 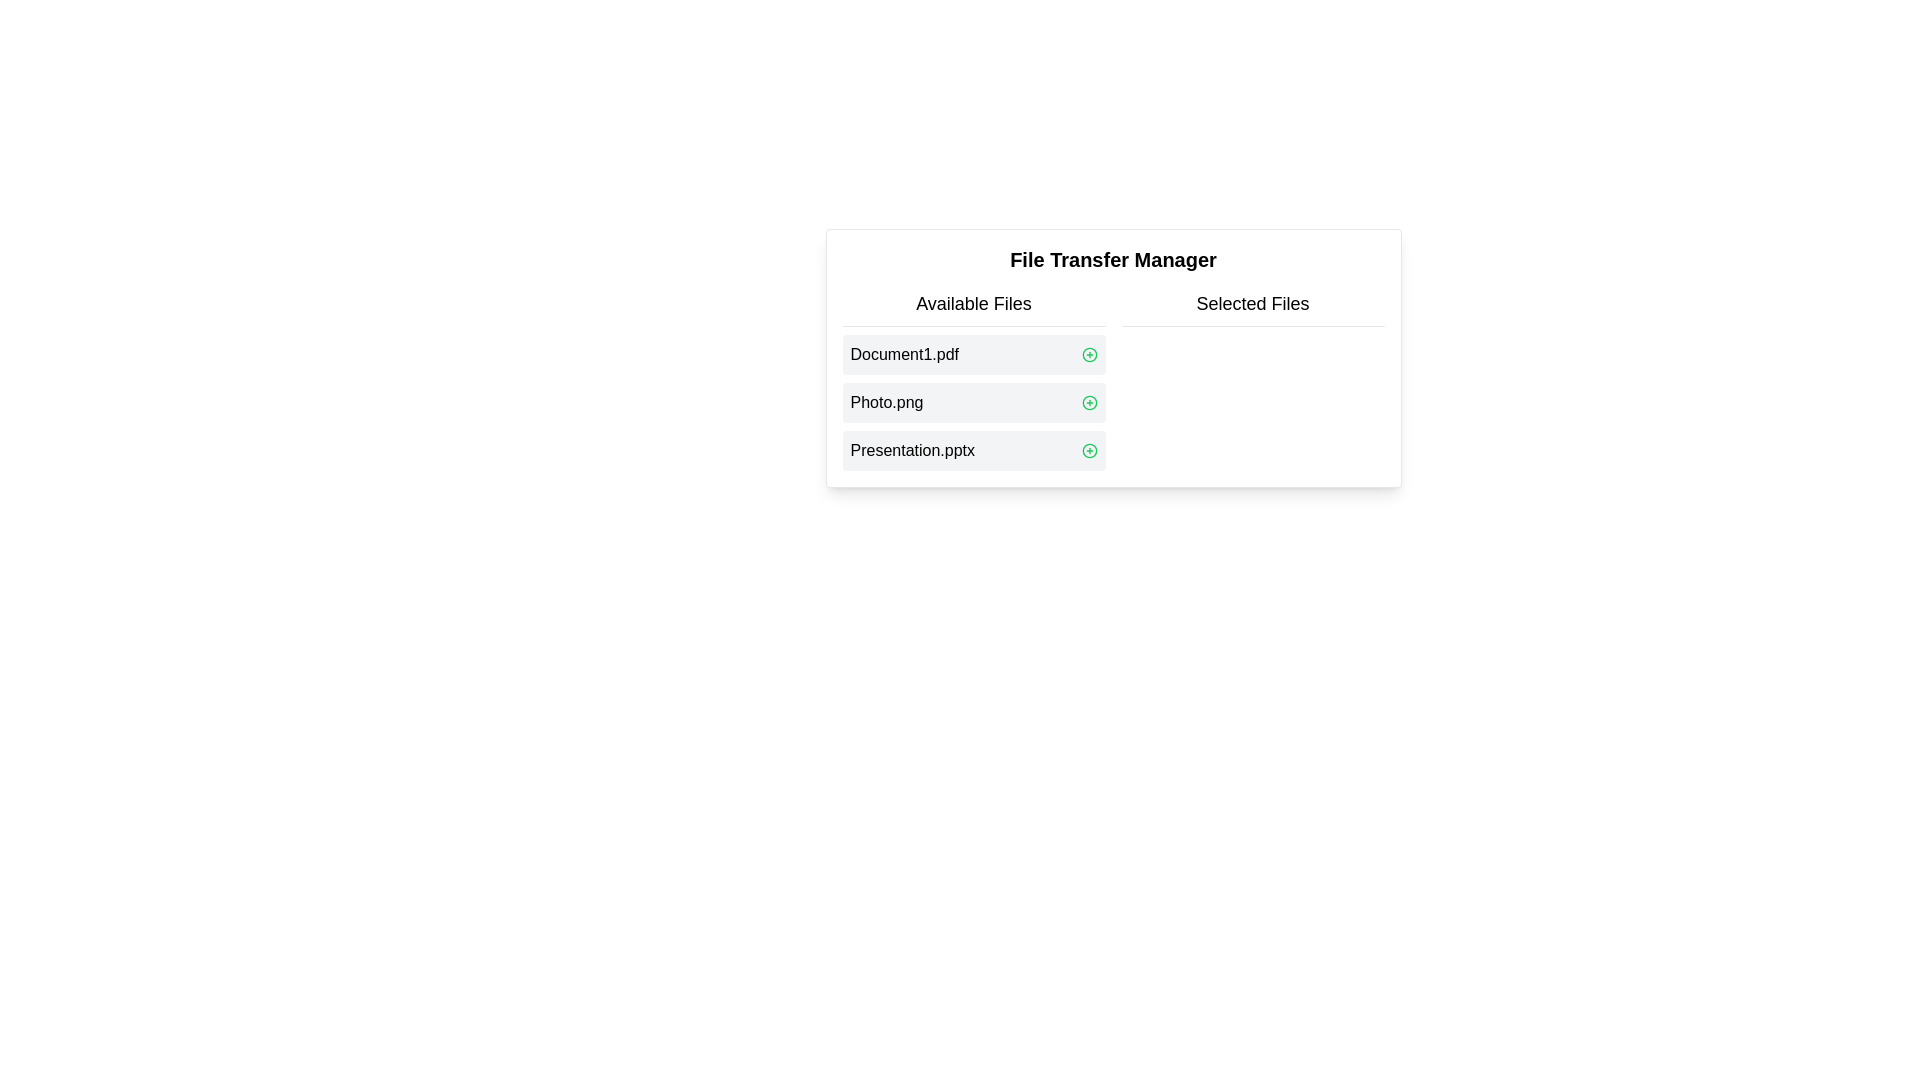 I want to click on the SVG Circle element that forms the outer ring of a plus icon, which is a circular outline with a hollow center, so click(x=1088, y=402).